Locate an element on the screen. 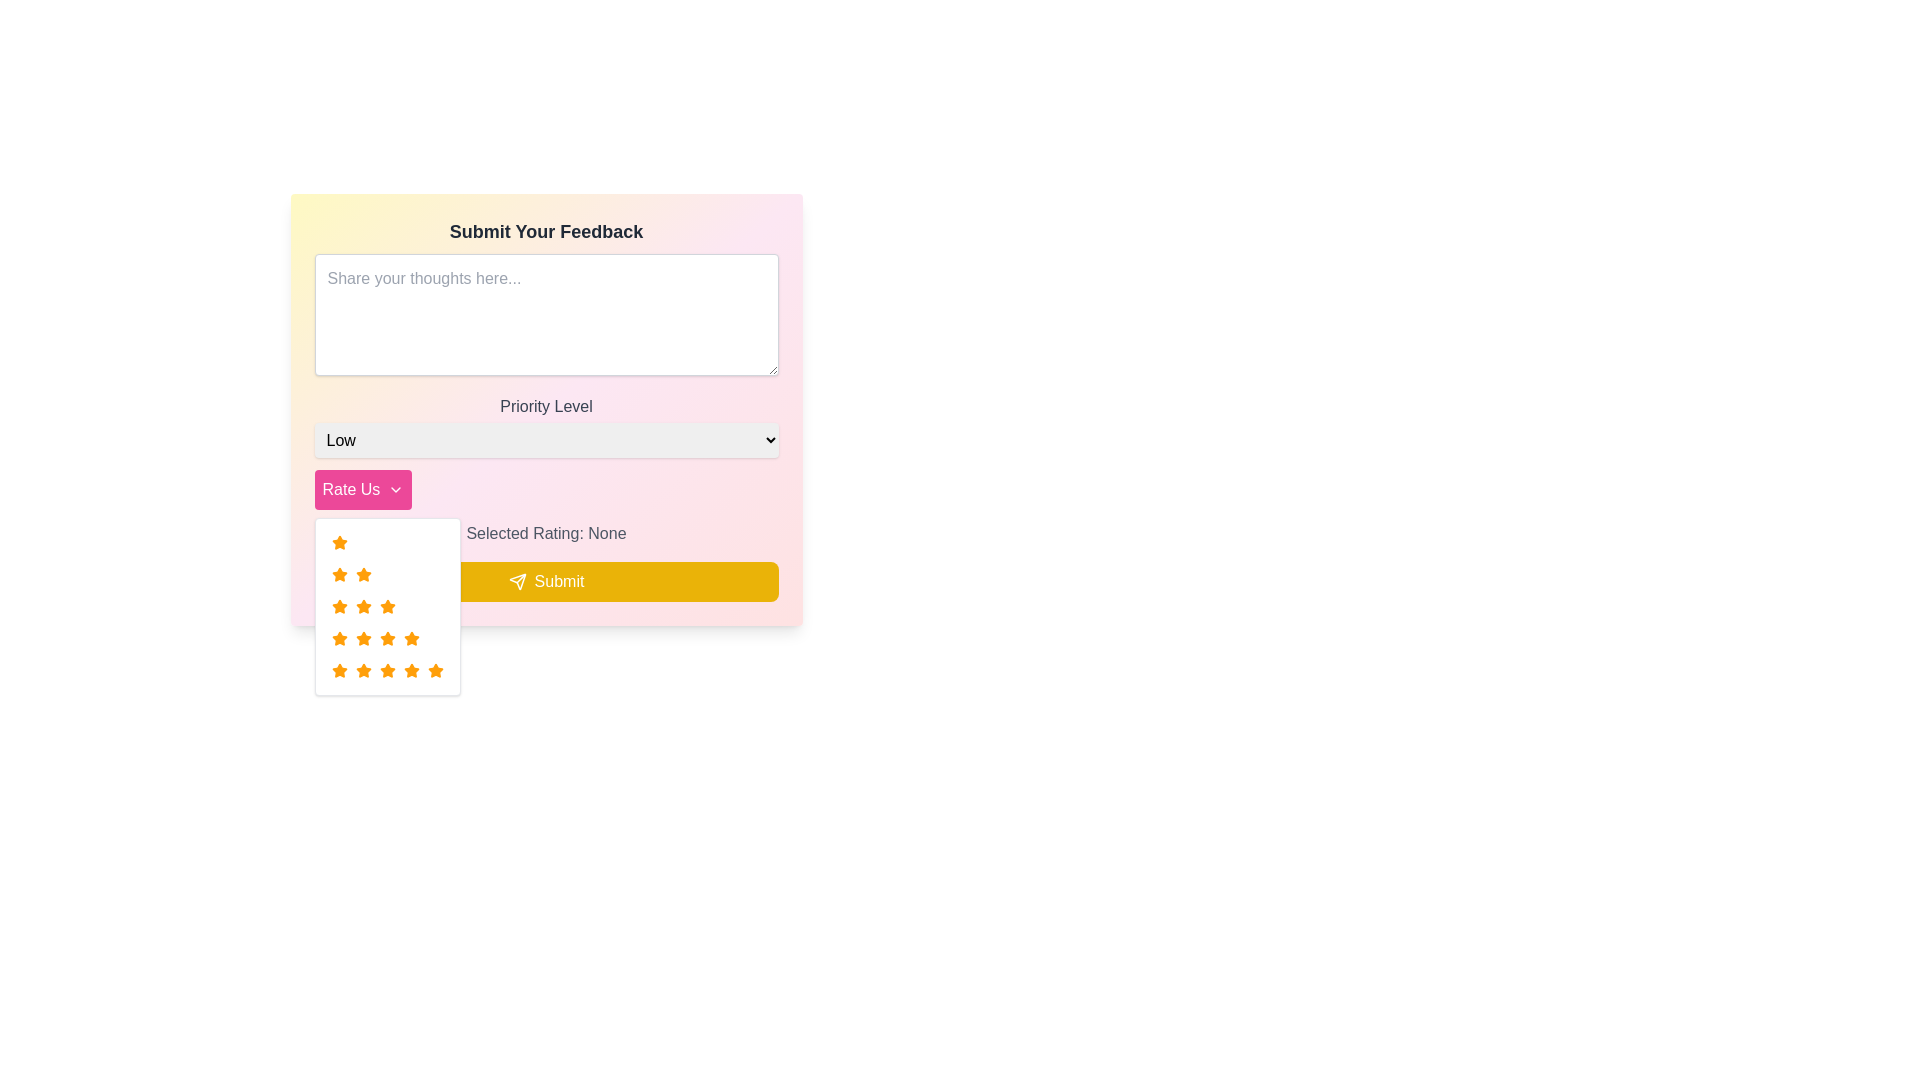 This screenshot has height=1080, width=1920. the first orange star icon is located at coordinates (339, 543).